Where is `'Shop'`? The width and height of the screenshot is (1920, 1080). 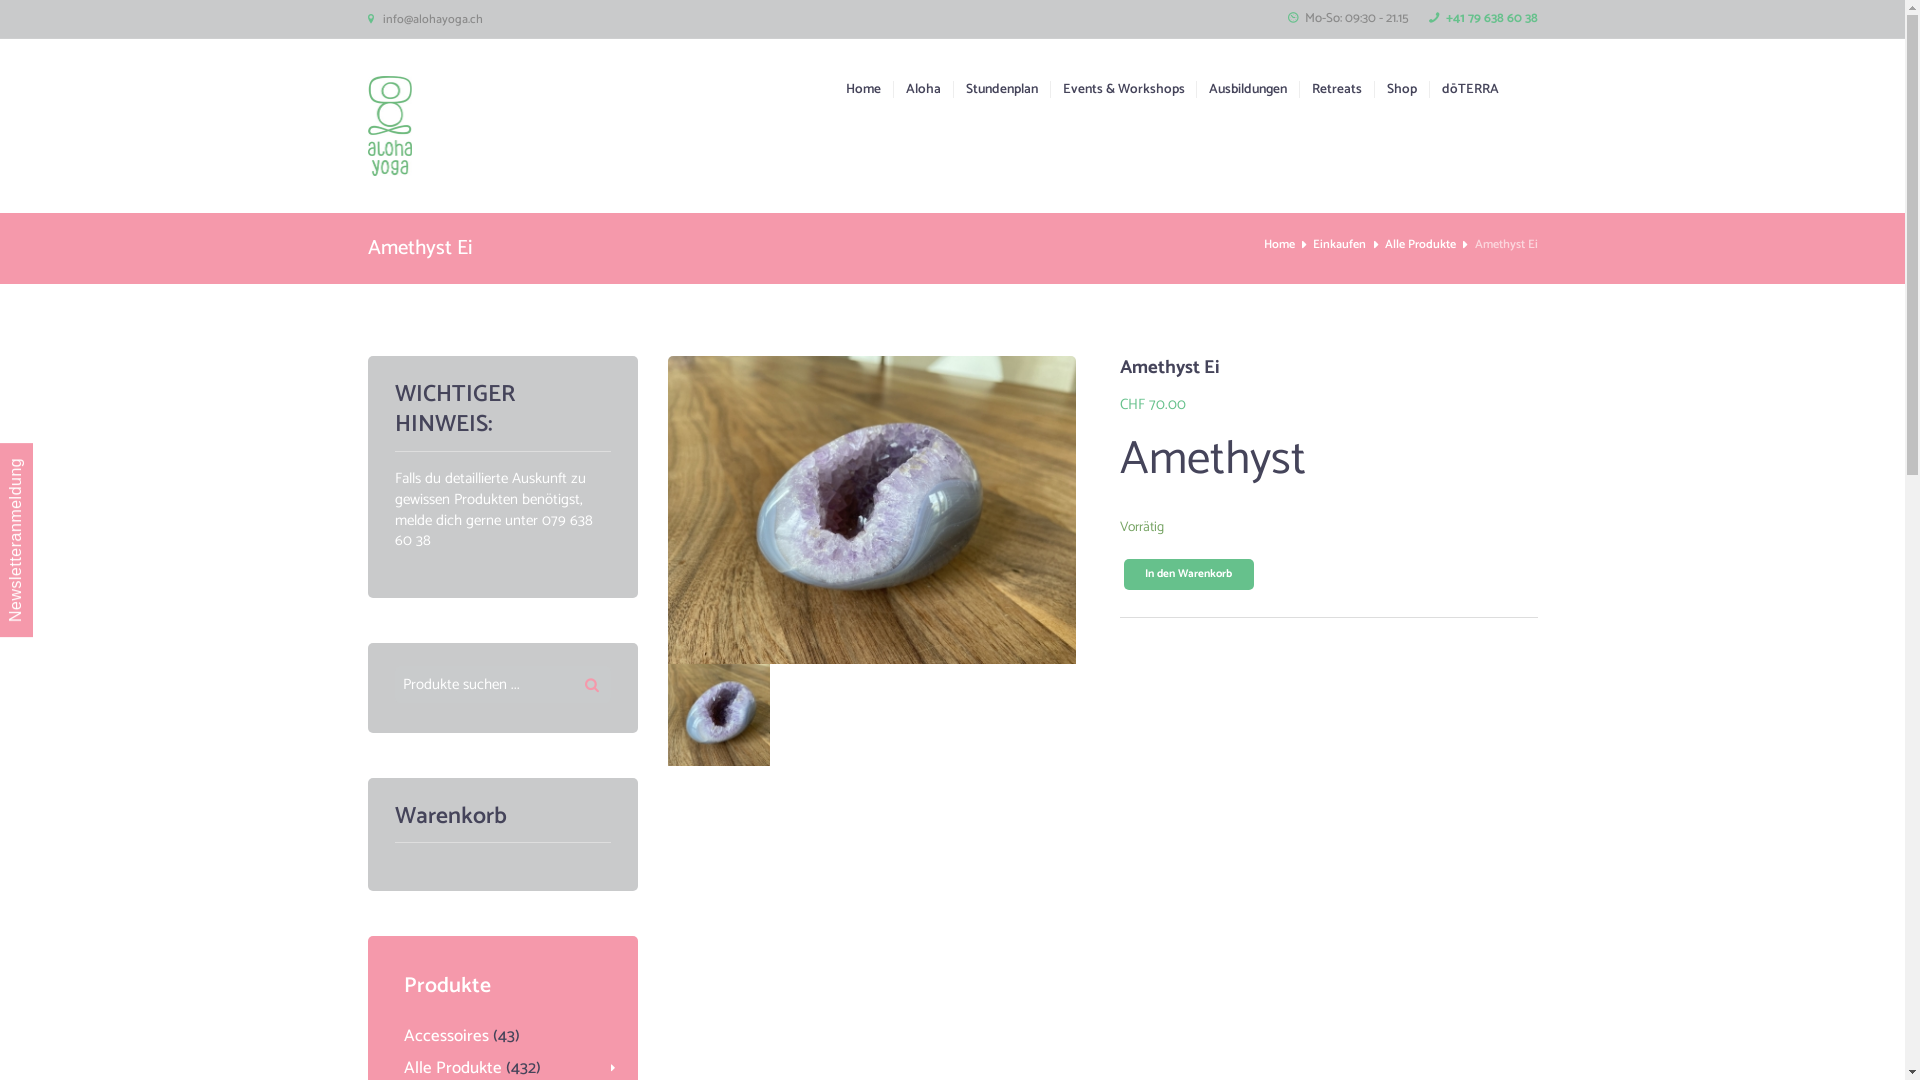
'Shop' is located at coordinates (1372, 88).